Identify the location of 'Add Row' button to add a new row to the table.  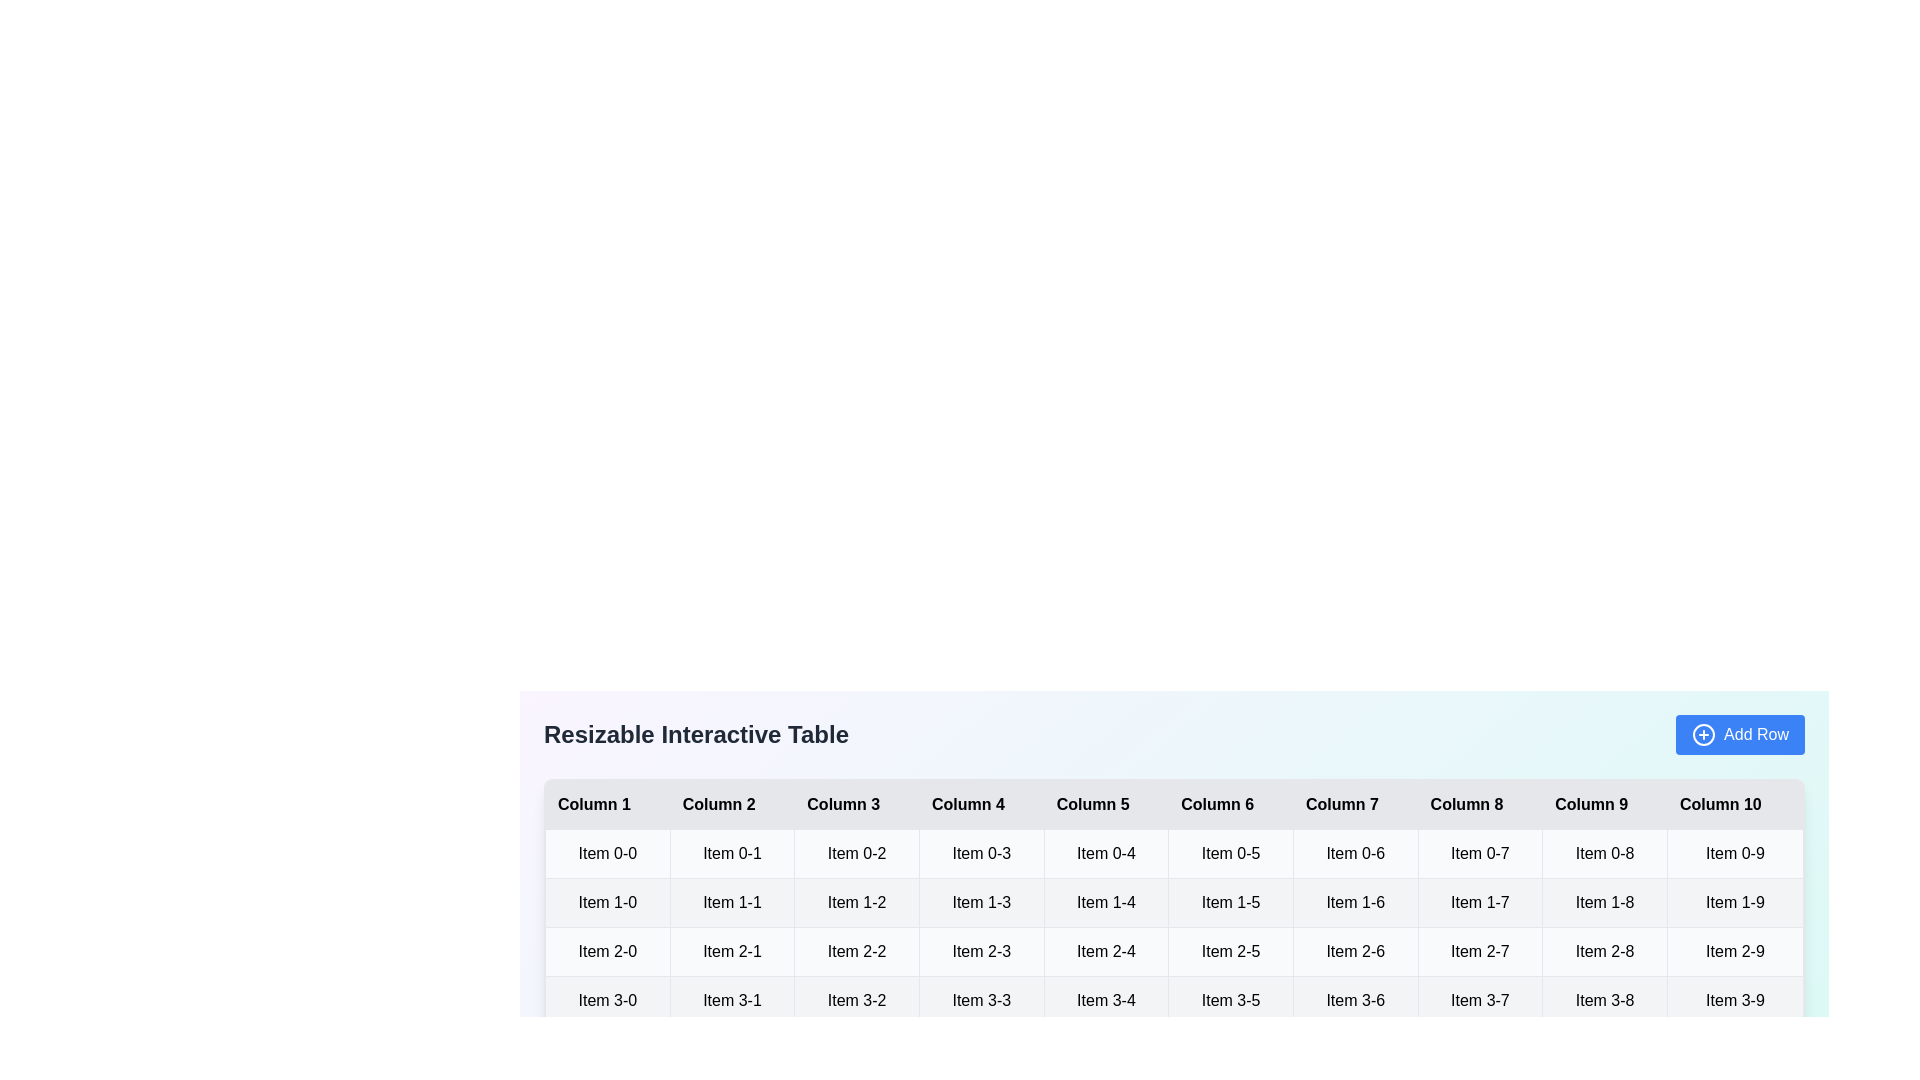
(1739, 735).